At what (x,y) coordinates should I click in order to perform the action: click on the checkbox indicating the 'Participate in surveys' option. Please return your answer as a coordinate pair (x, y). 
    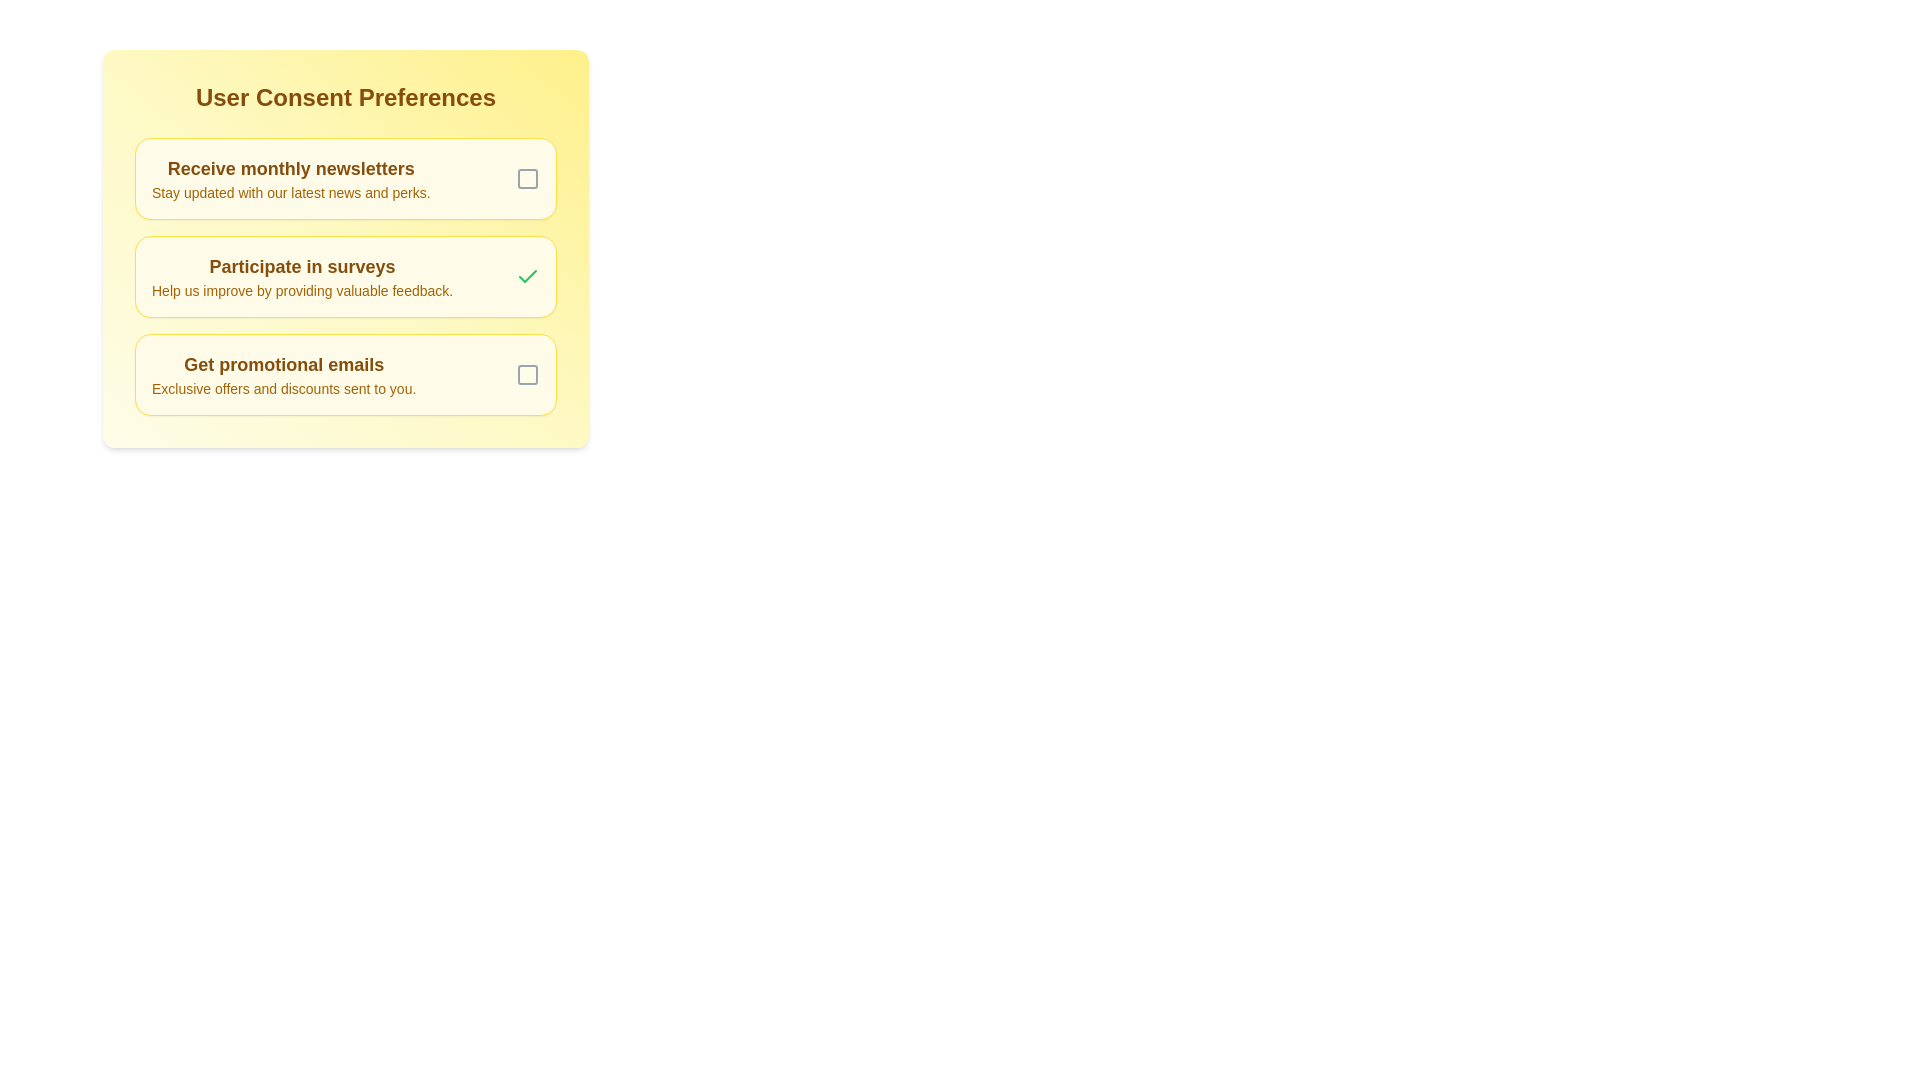
    Looking at the image, I should click on (528, 277).